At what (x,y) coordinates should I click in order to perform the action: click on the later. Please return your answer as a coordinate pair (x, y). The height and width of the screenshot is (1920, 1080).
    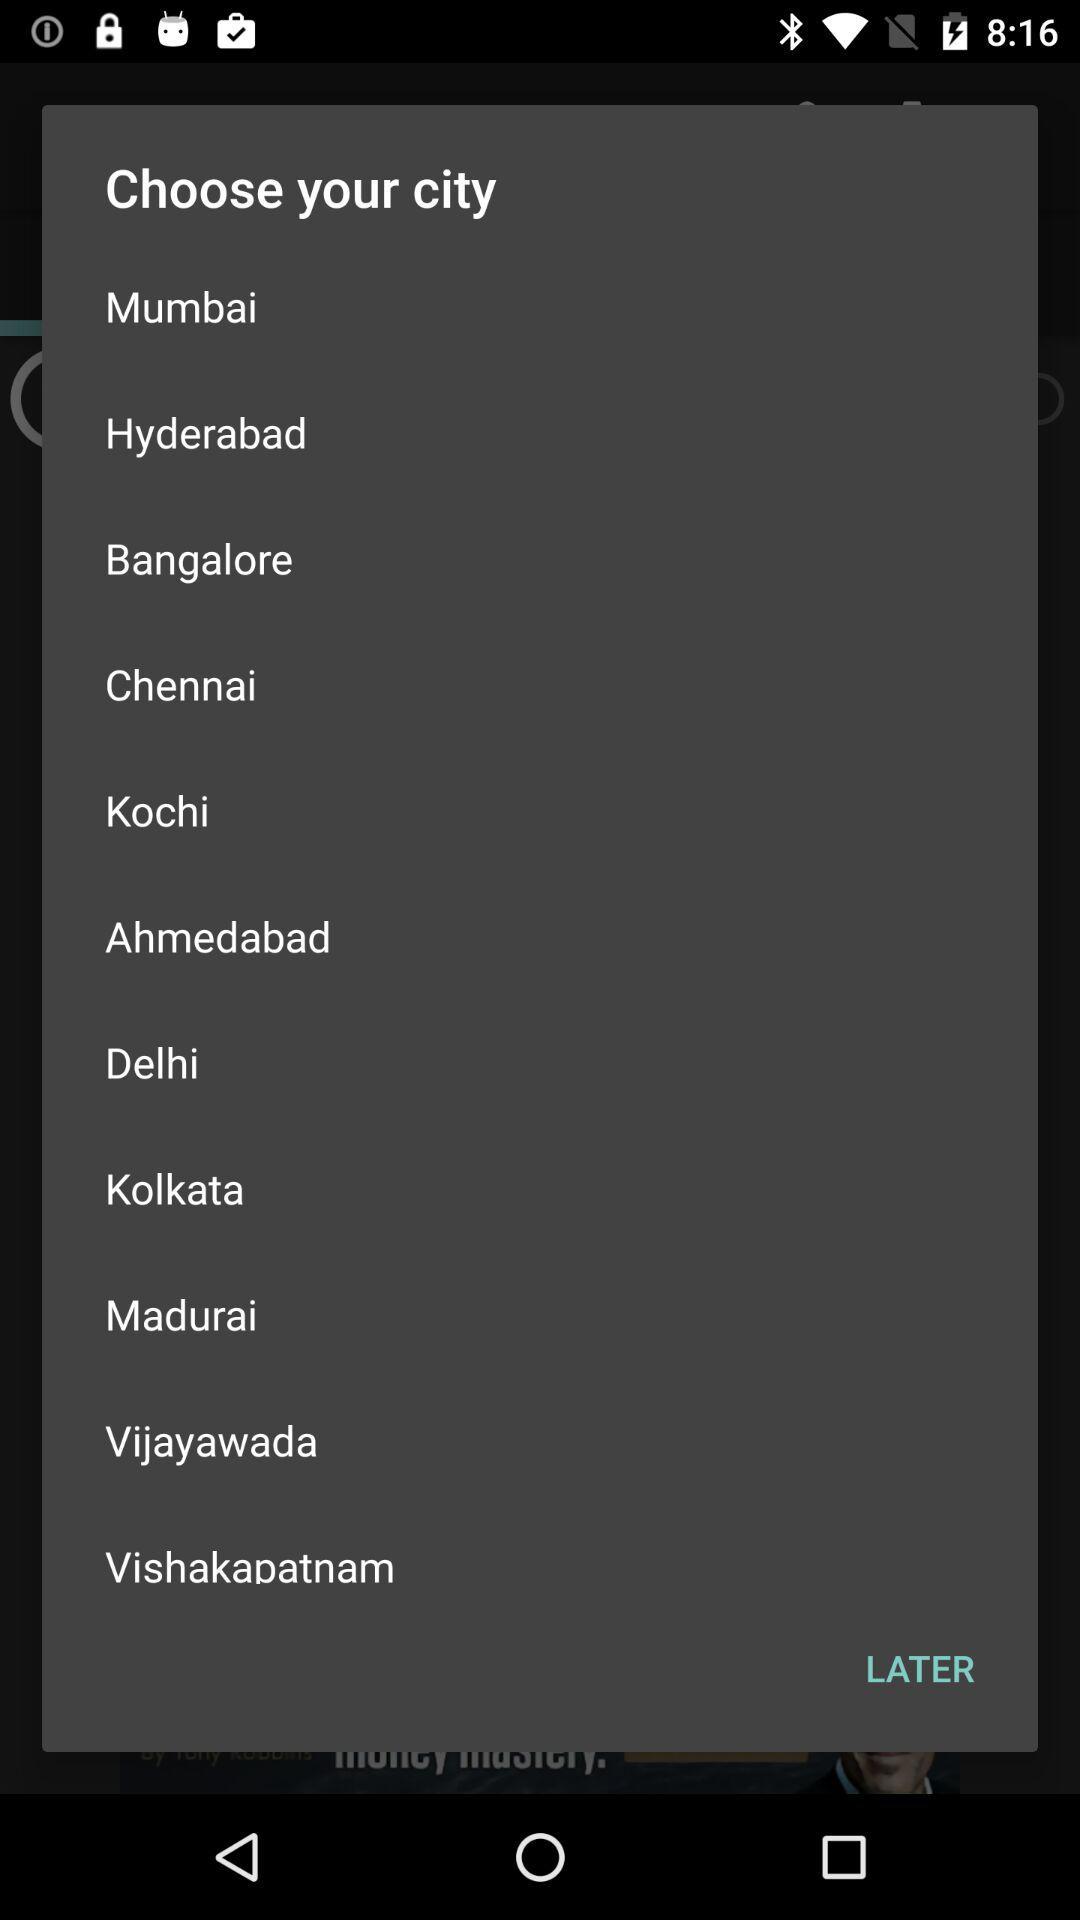
    Looking at the image, I should click on (920, 1668).